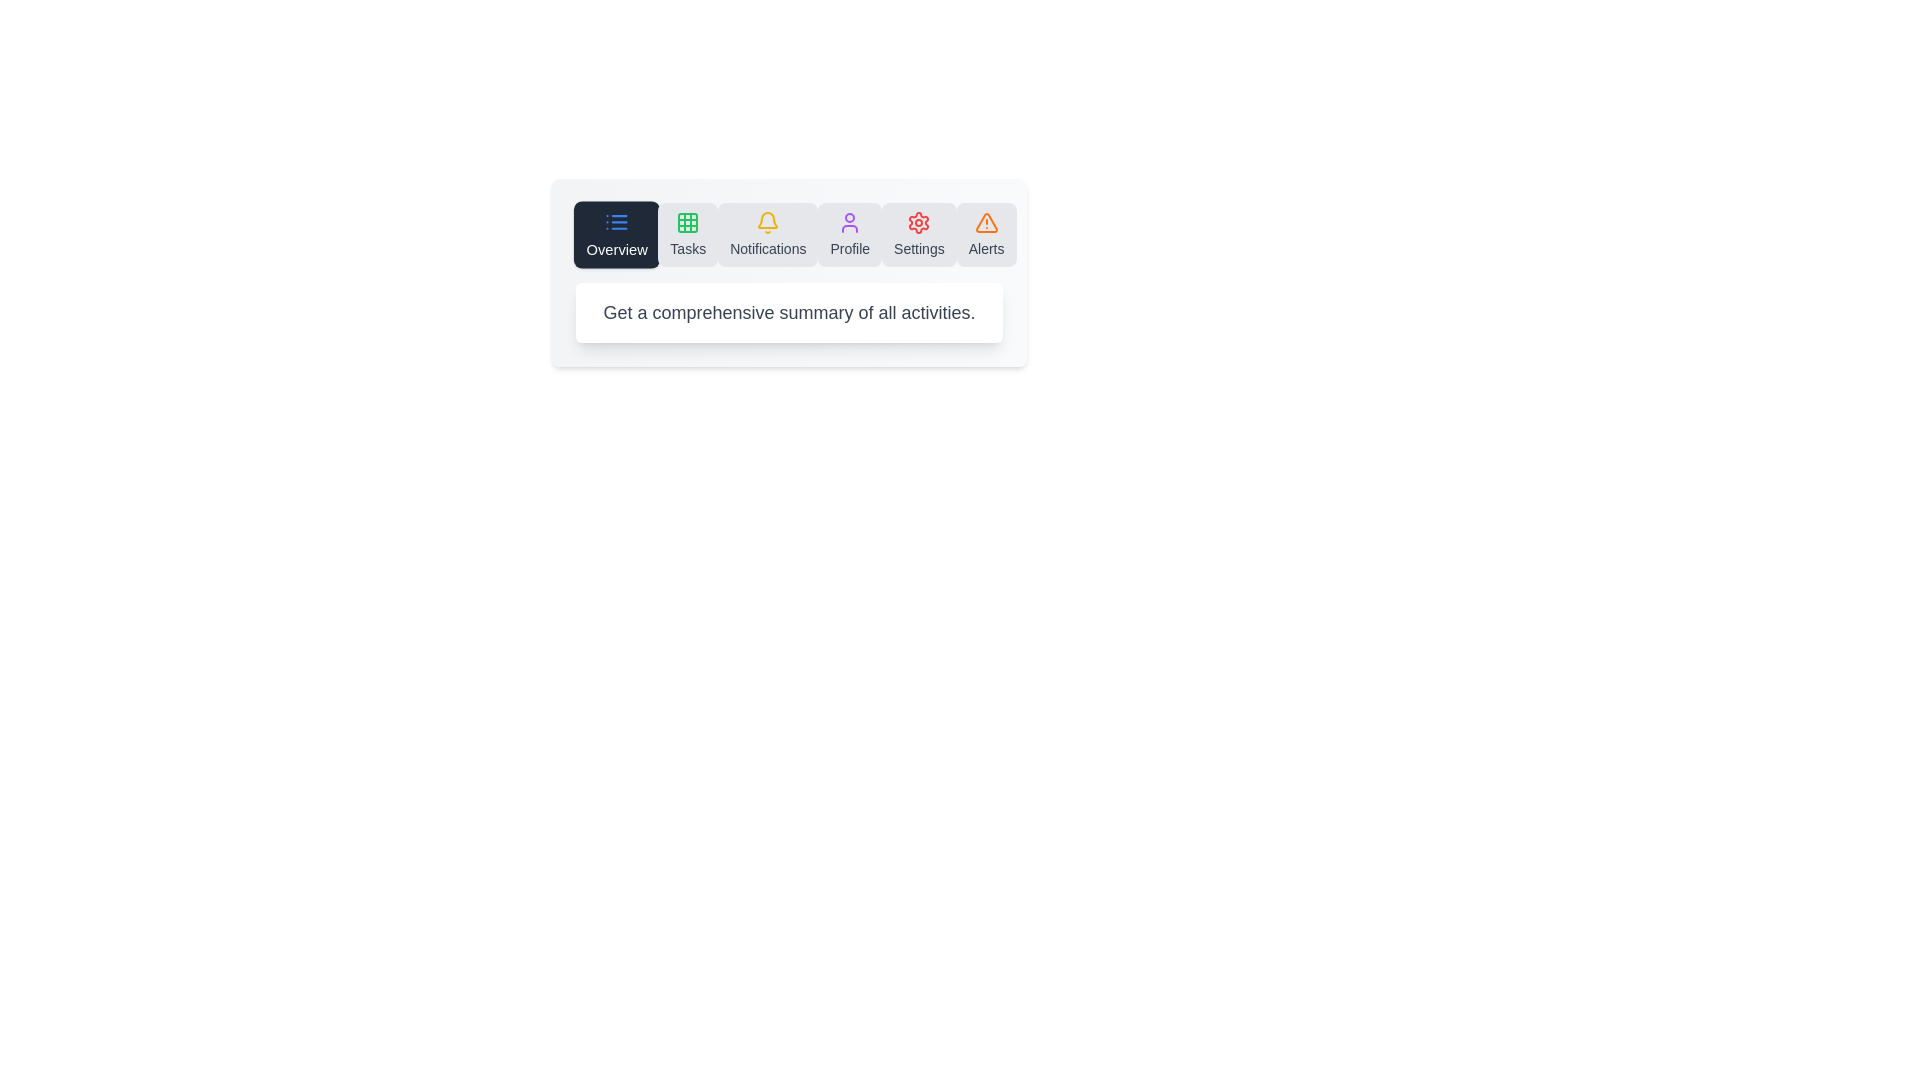 Image resolution: width=1920 pixels, height=1080 pixels. What do you see at coordinates (917, 234) in the screenshot?
I see `the icon to switch to the Settings section` at bounding box center [917, 234].